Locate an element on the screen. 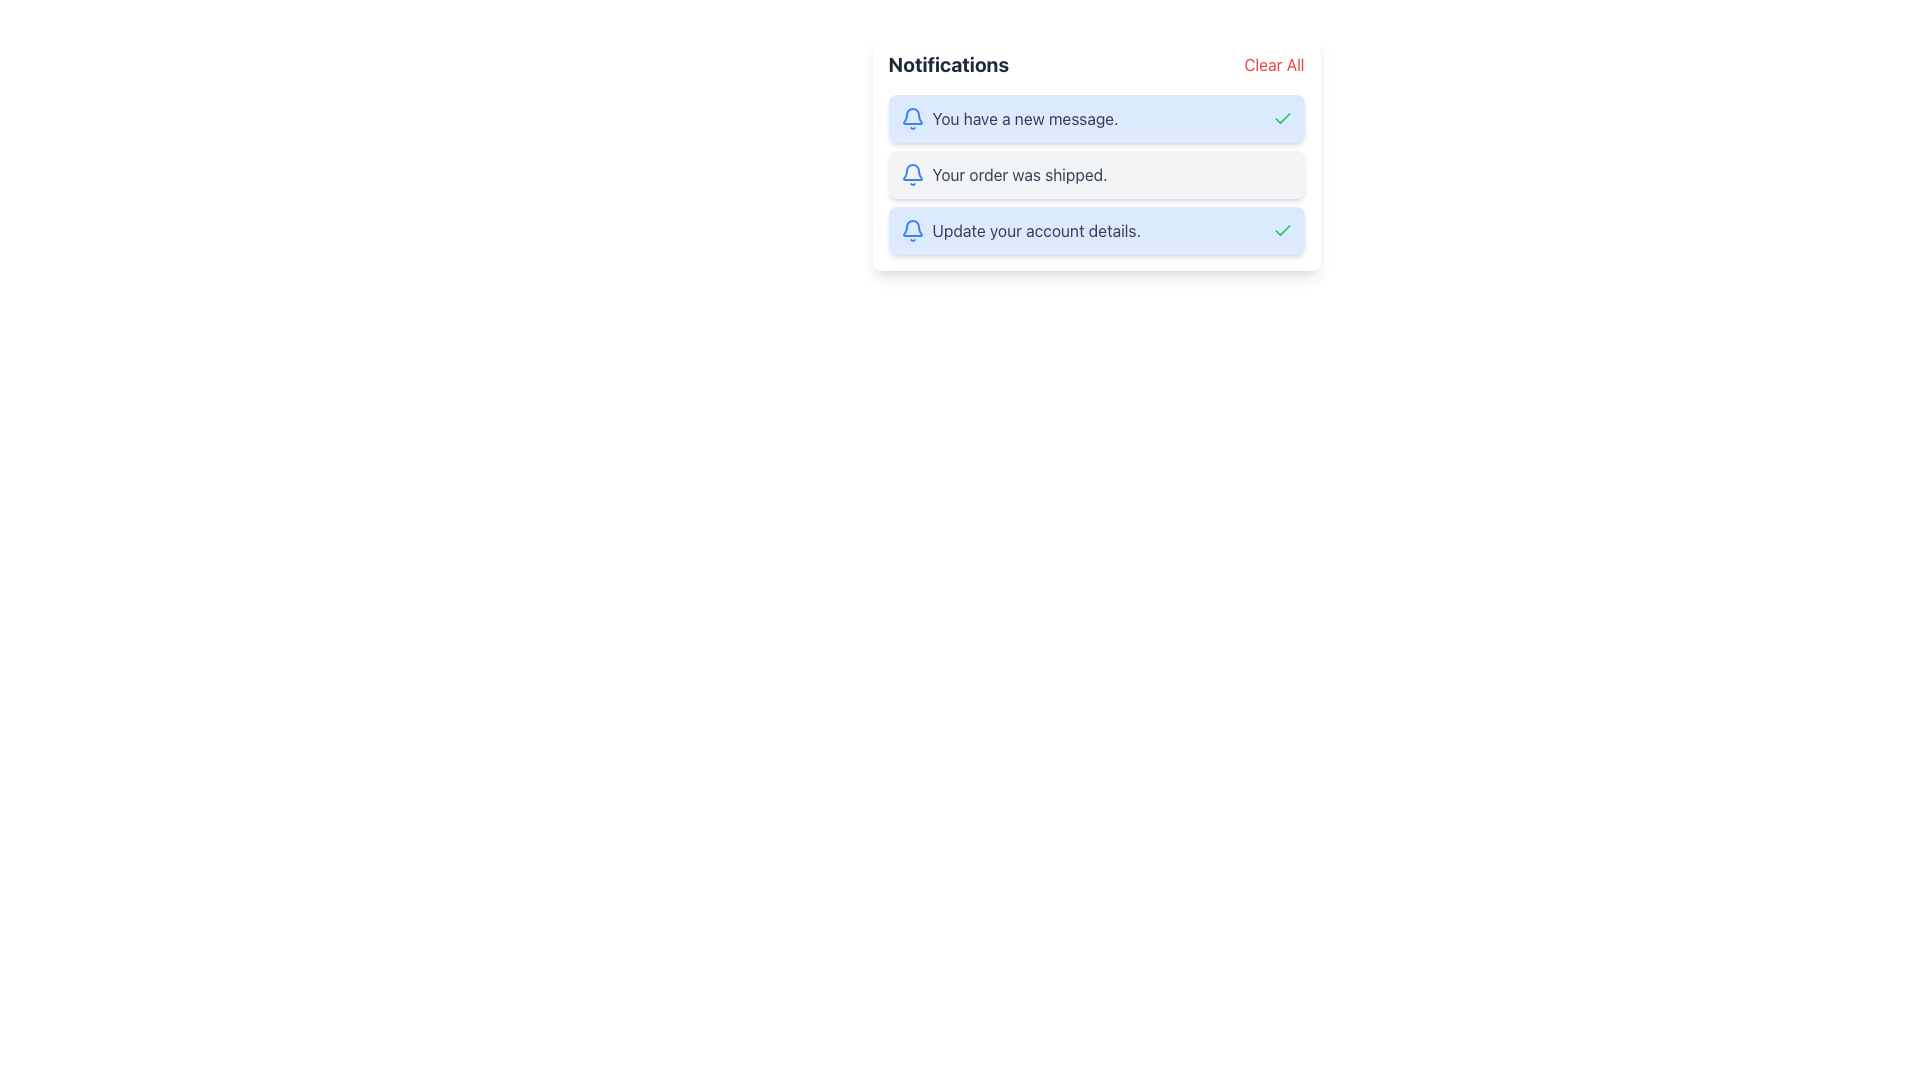 This screenshot has height=1080, width=1920. the Notification Box that indicates the user's order has been shipped, positioned between the 'You have a new message.' and 'Update your account details.' notifications is located at coordinates (1095, 173).